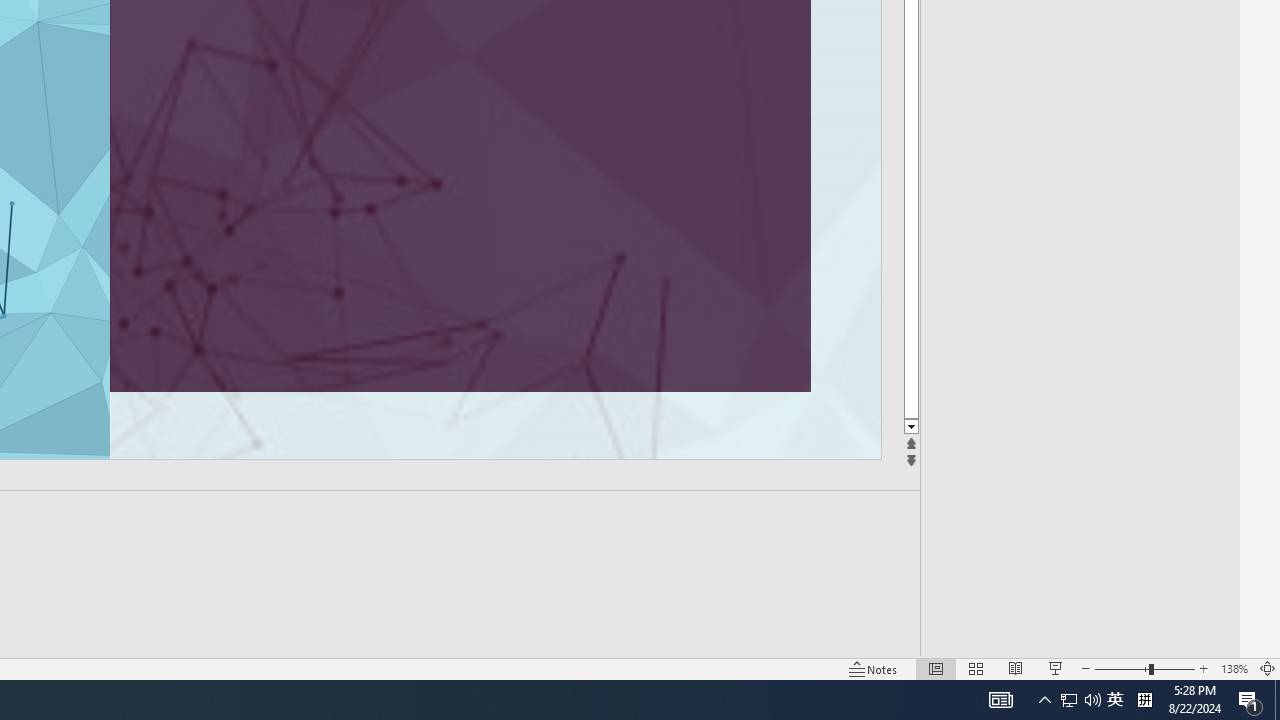 The image size is (1280, 720). I want to click on 'Line down', so click(910, 426).